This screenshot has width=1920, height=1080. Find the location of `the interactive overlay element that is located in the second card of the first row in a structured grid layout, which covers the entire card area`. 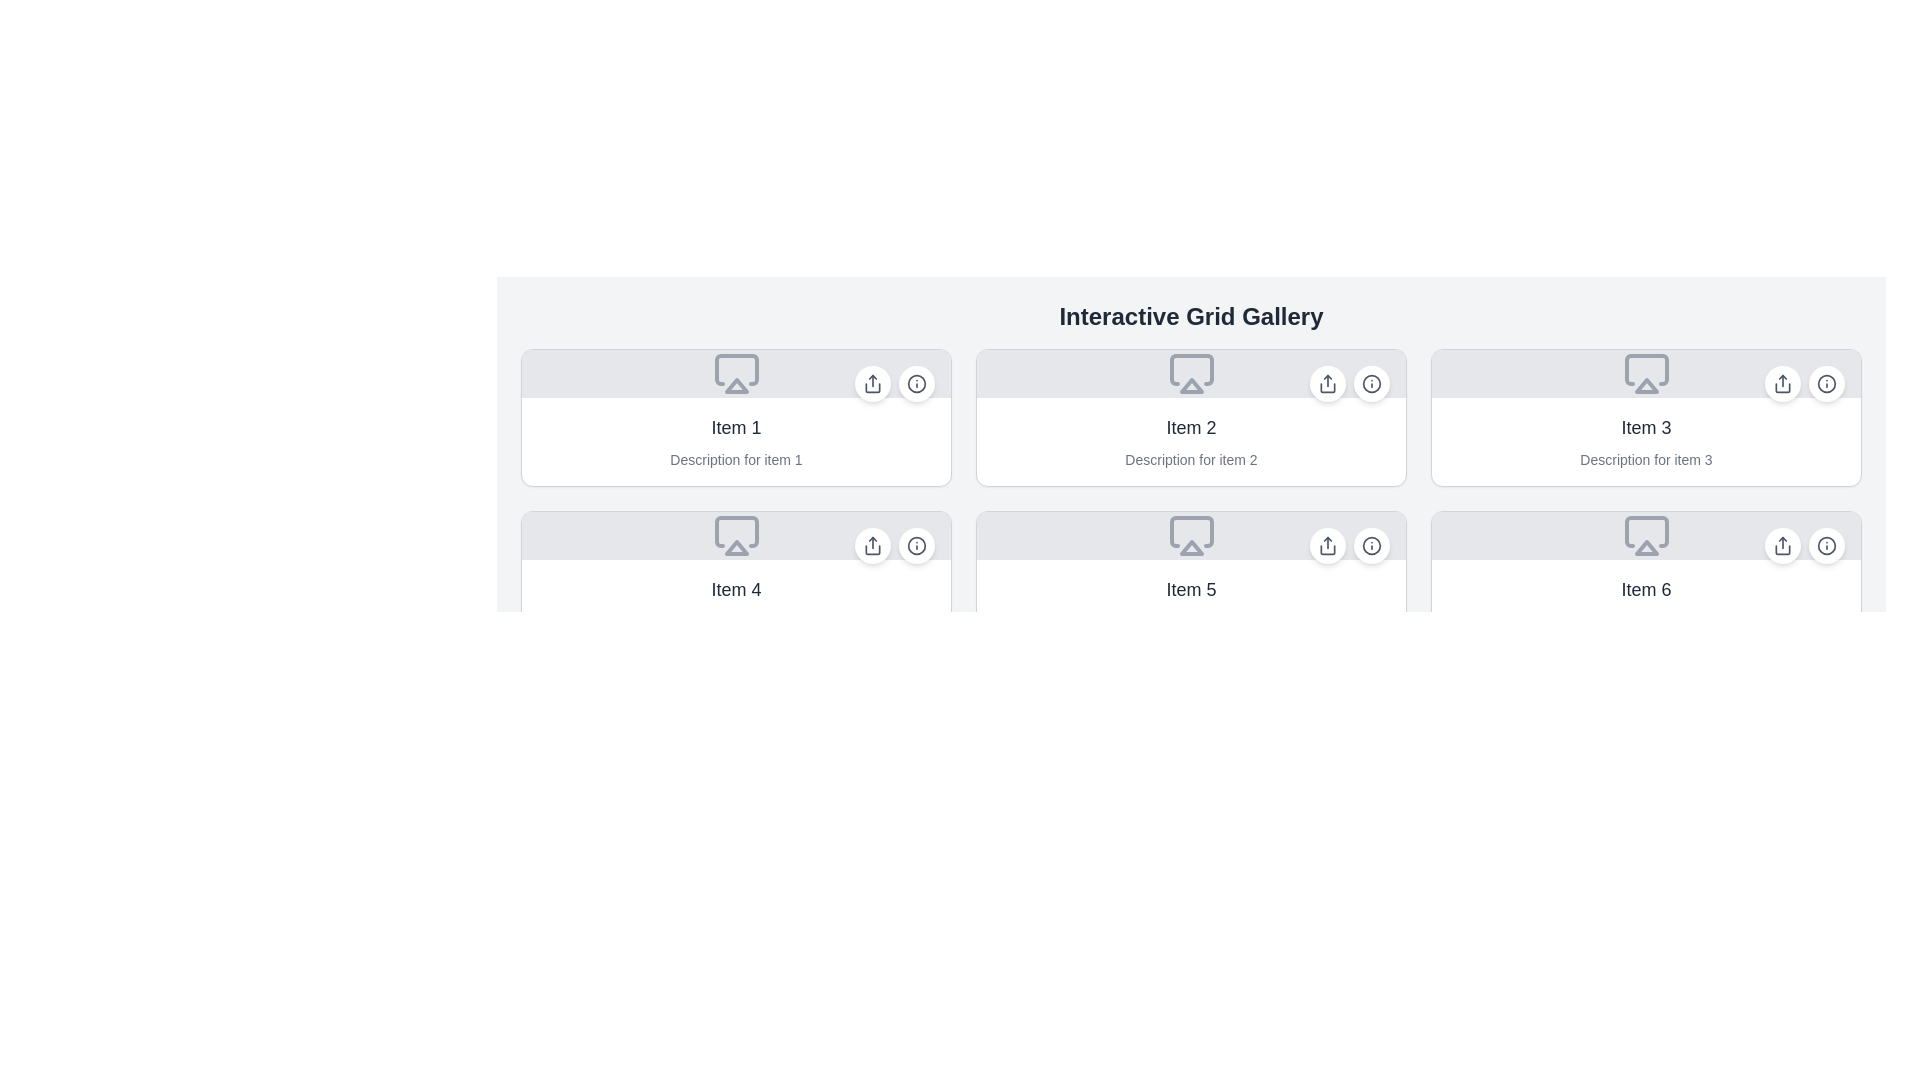

the interactive overlay element that is located in the second card of the first row in a structured grid layout, which covers the entire card area is located at coordinates (1191, 416).